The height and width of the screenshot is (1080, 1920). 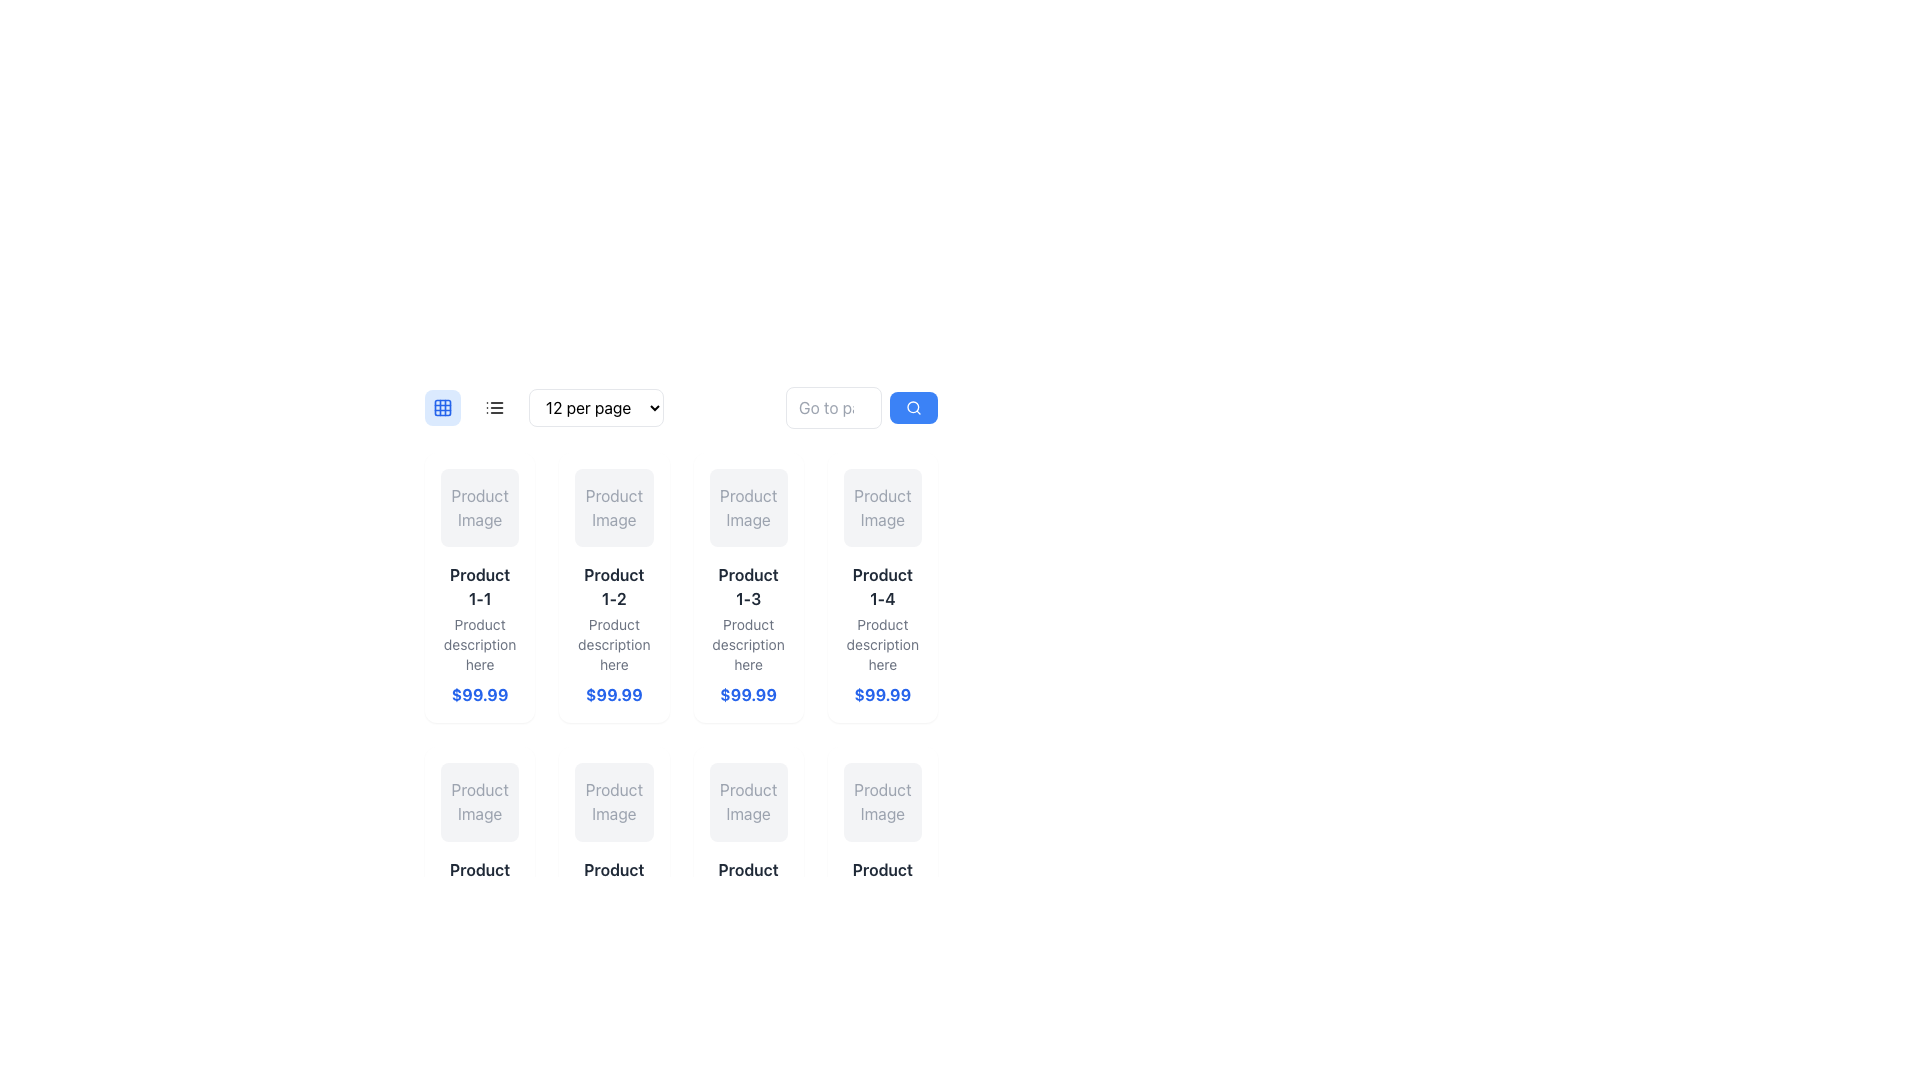 I want to click on the image placeholder area that displays the text 'Product Image' in a light gray background with rounded corners, so click(x=480, y=507).